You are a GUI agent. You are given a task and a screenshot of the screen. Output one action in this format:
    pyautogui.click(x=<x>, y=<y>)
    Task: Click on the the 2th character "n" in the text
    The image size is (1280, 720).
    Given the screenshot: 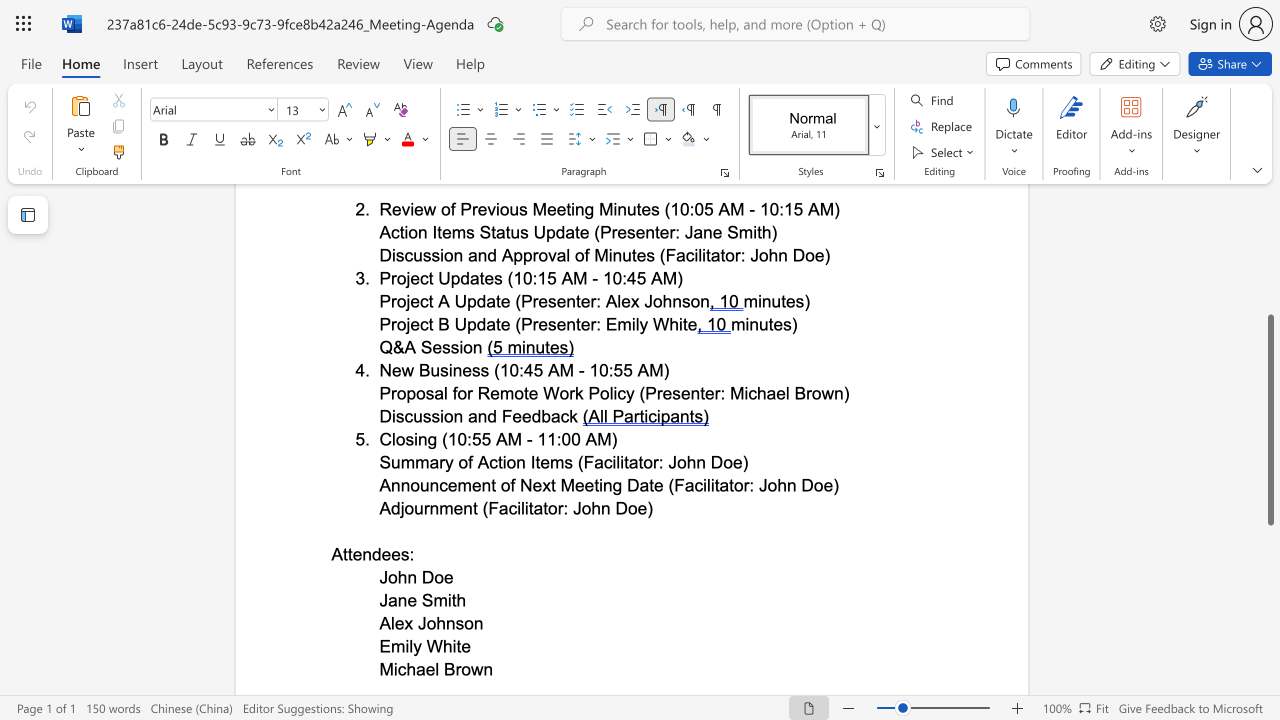 What is the action you would take?
    pyautogui.click(x=404, y=485)
    